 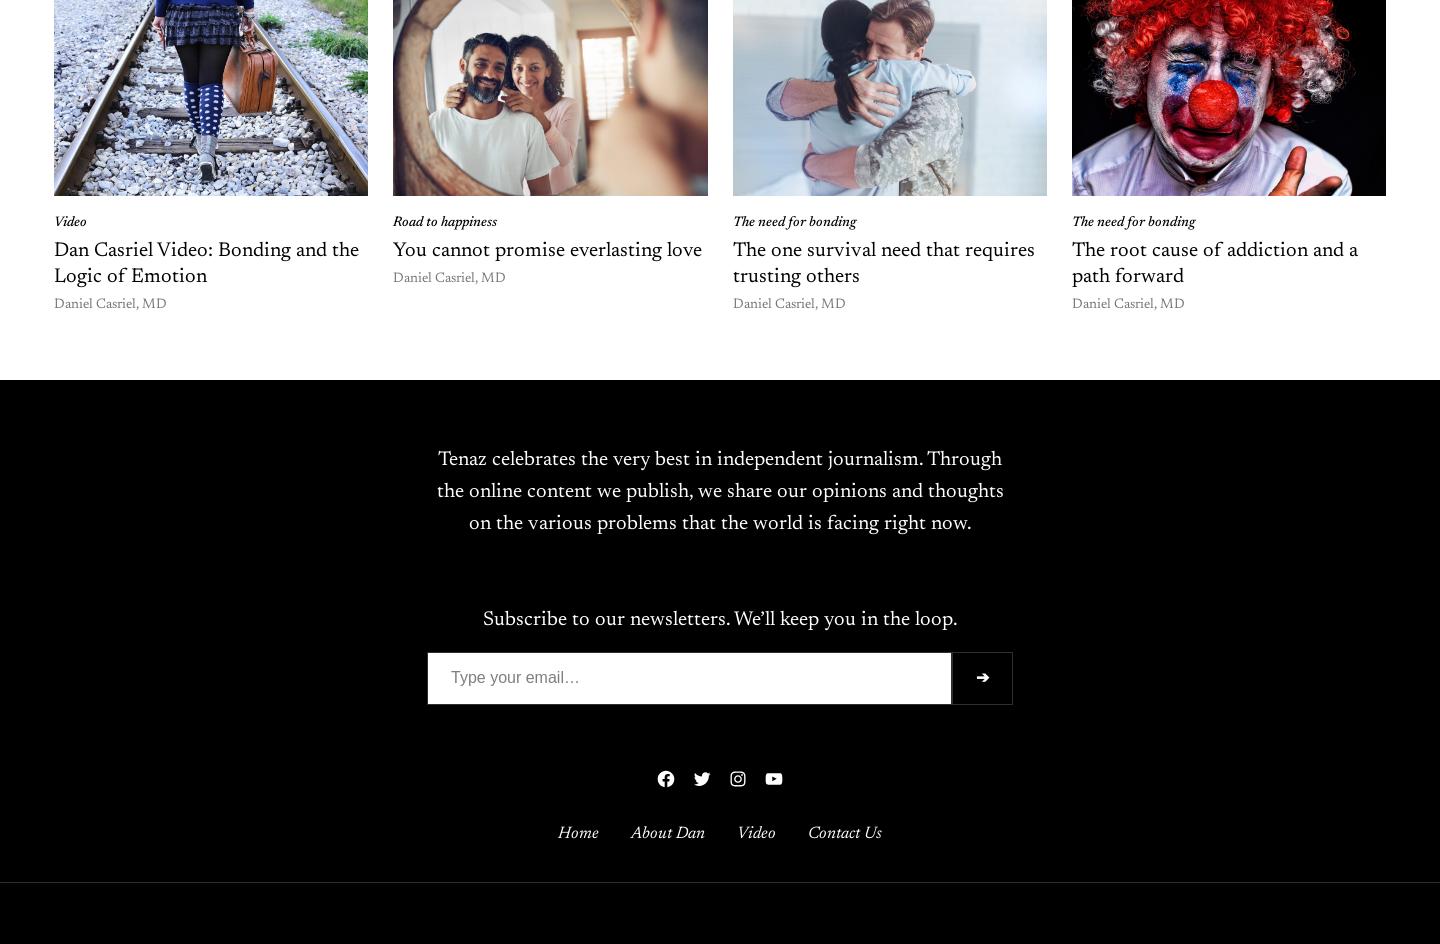 I want to click on 'Tenaz celebrates the very best in independent journalism. Through the online content we publish, we share our opinions and thoughts on the various problems that the world is facing right now.', so click(x=719, y=492).